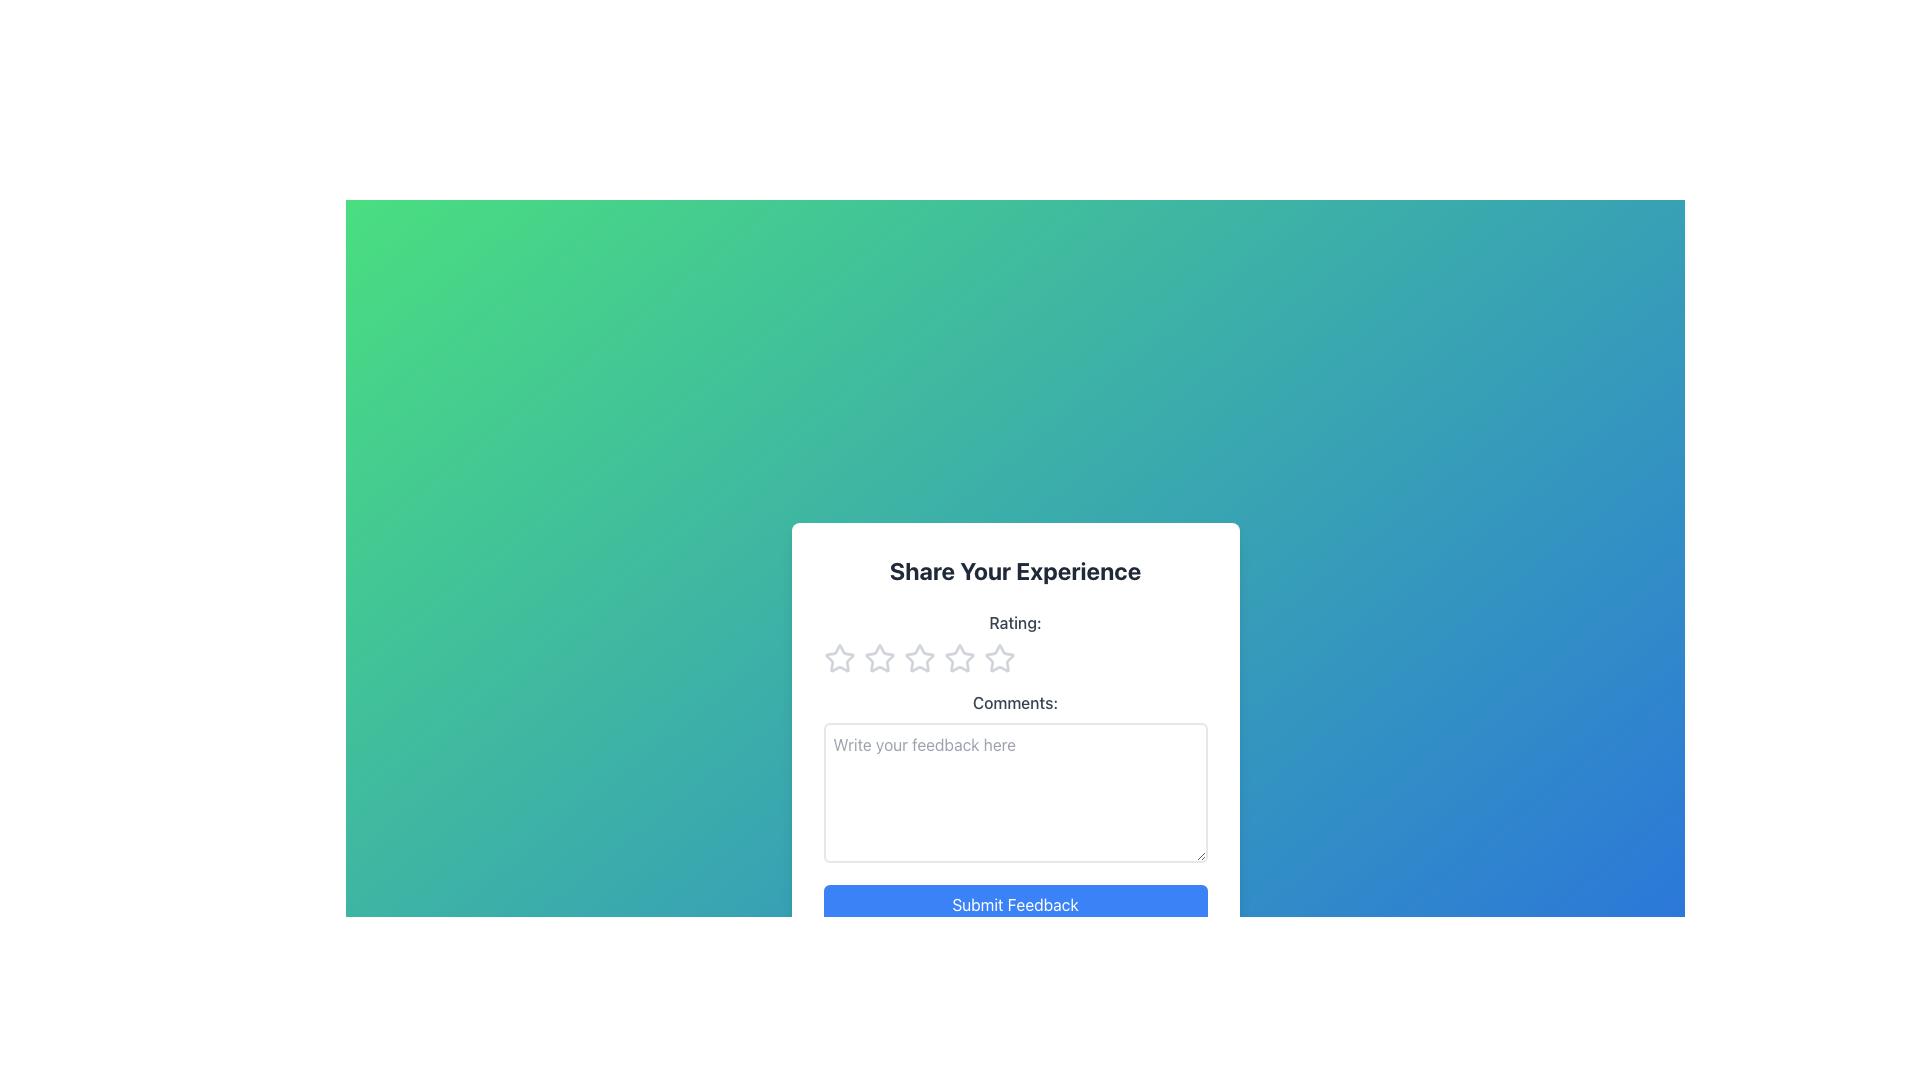  What do you see at coordinates (999, 658) in the screenshot?
I see `the fourth star icon in the star rating component` at bounding box center [999, 658].